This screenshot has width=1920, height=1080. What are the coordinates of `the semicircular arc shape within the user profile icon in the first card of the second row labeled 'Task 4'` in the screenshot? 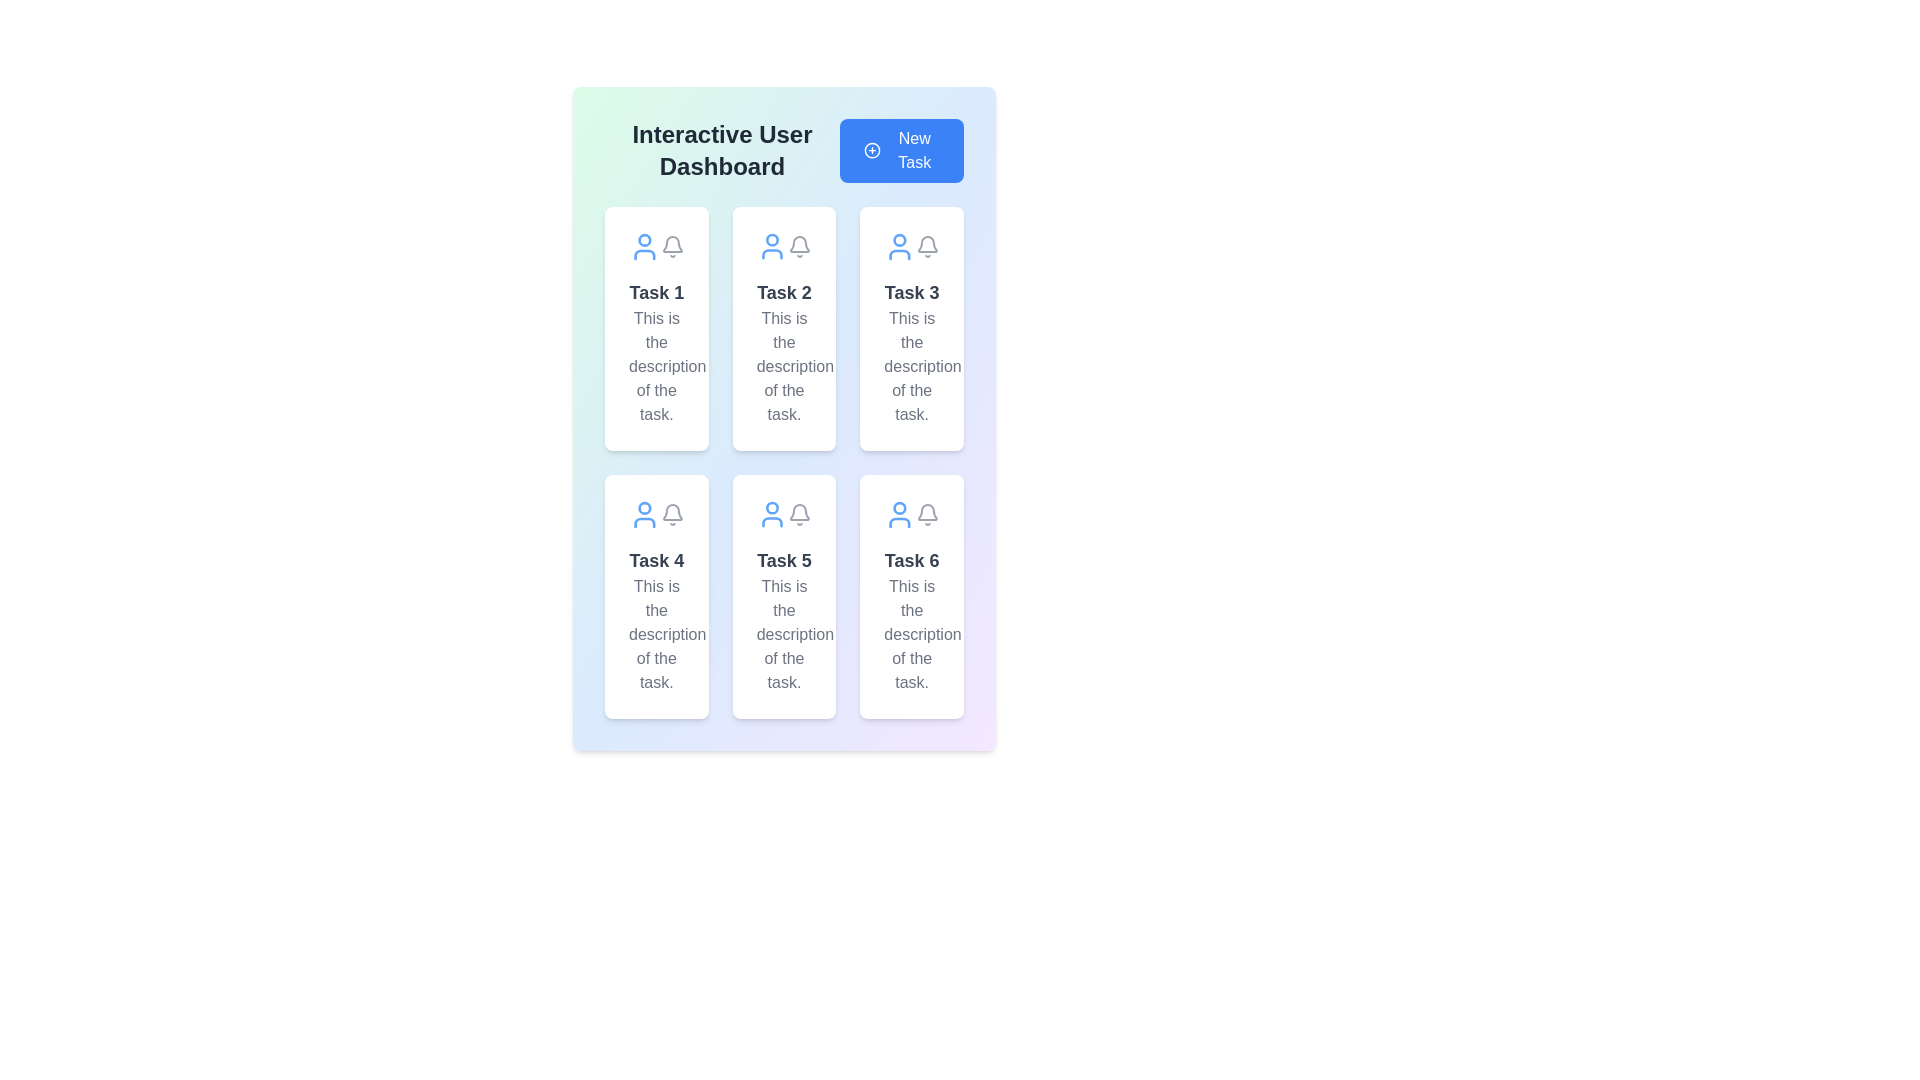 It's located at (644, 521).